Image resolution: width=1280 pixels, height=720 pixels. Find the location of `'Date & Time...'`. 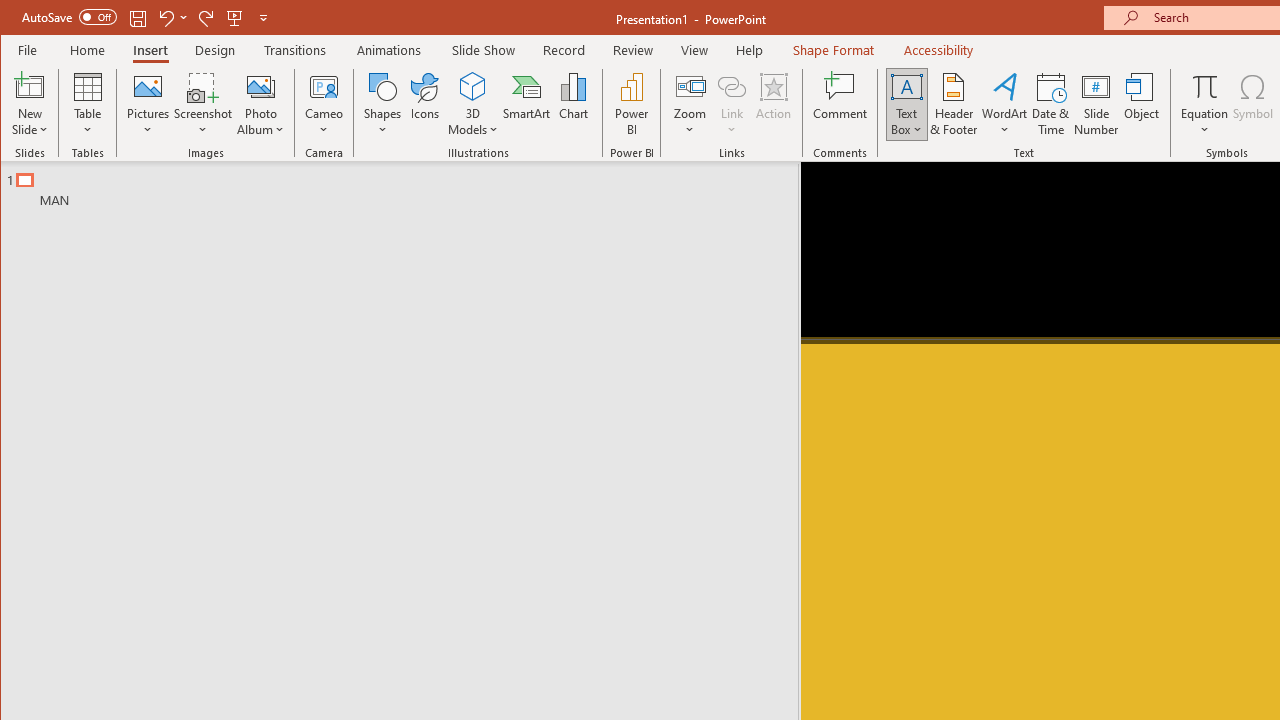

'Date & Time...' is located at coordinates (1050, 104).